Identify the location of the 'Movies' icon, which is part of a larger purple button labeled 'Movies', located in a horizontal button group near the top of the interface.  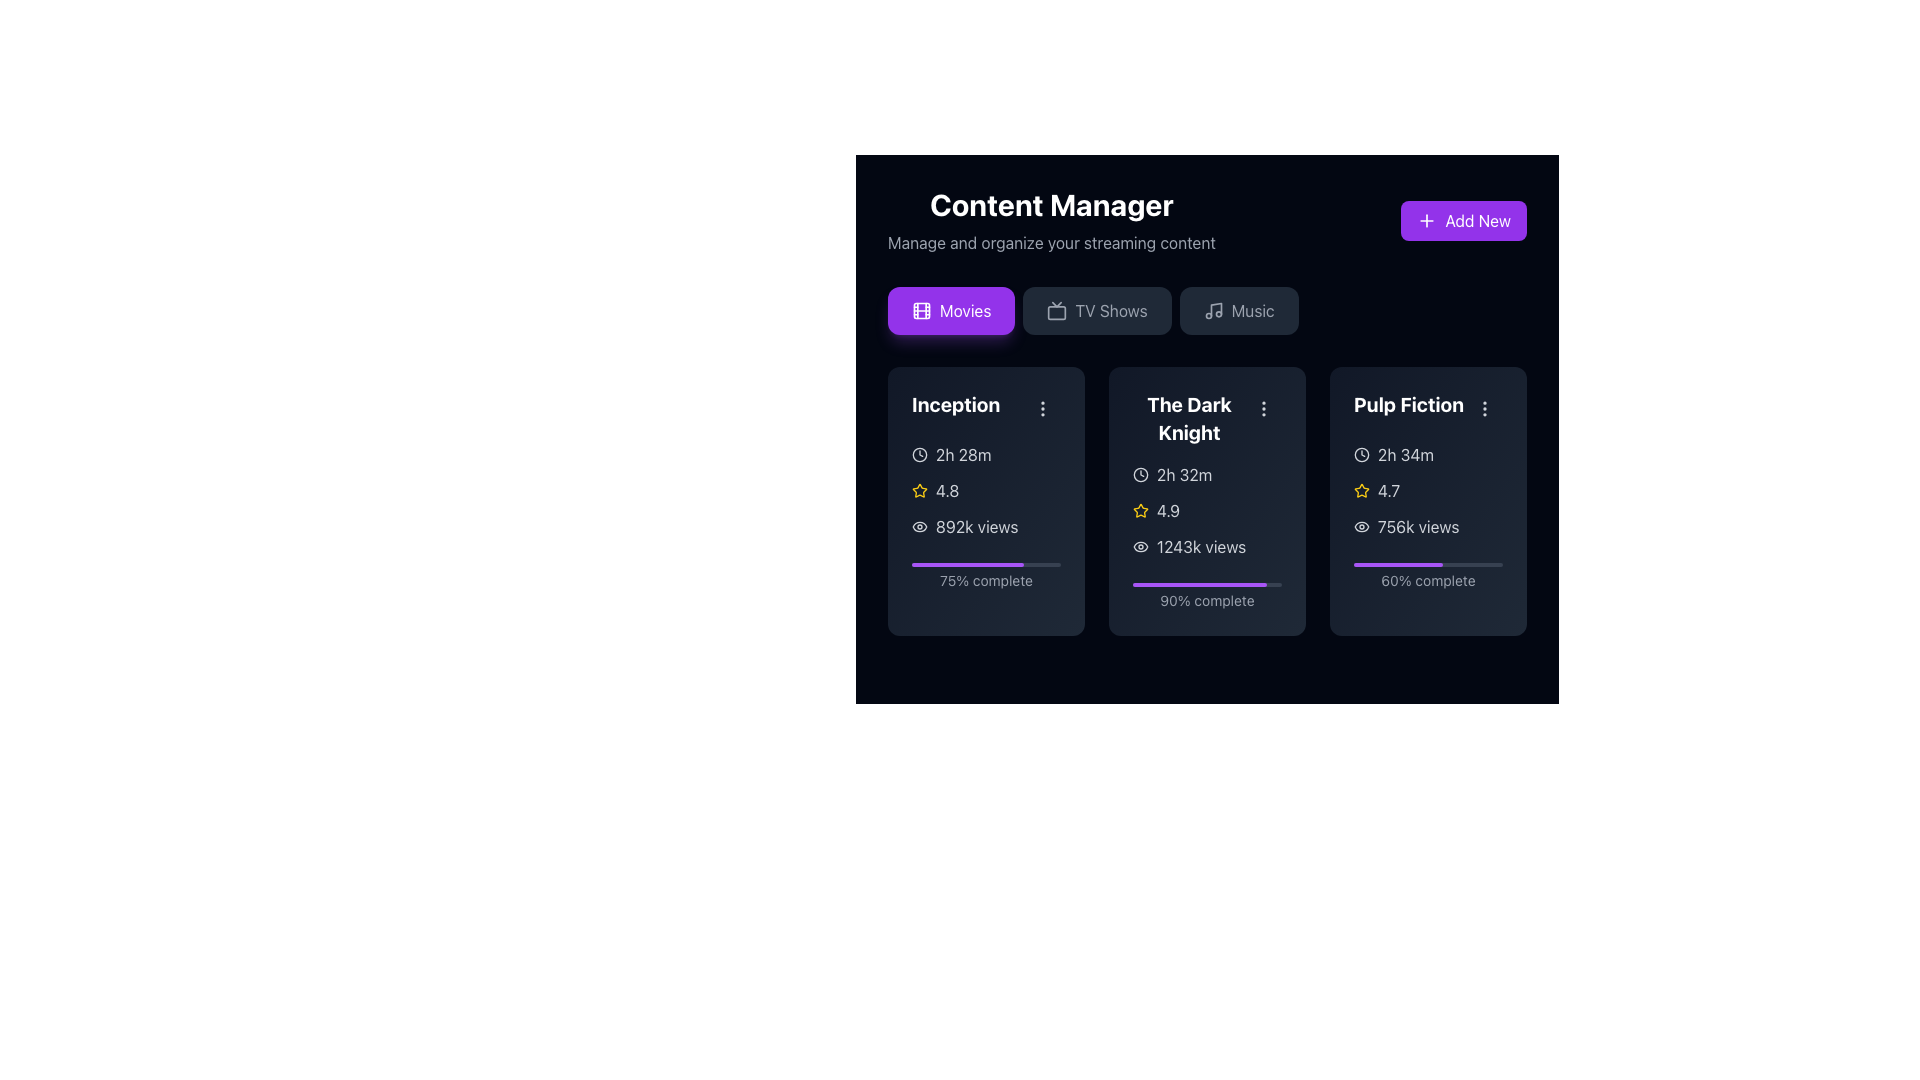
(920, 311).